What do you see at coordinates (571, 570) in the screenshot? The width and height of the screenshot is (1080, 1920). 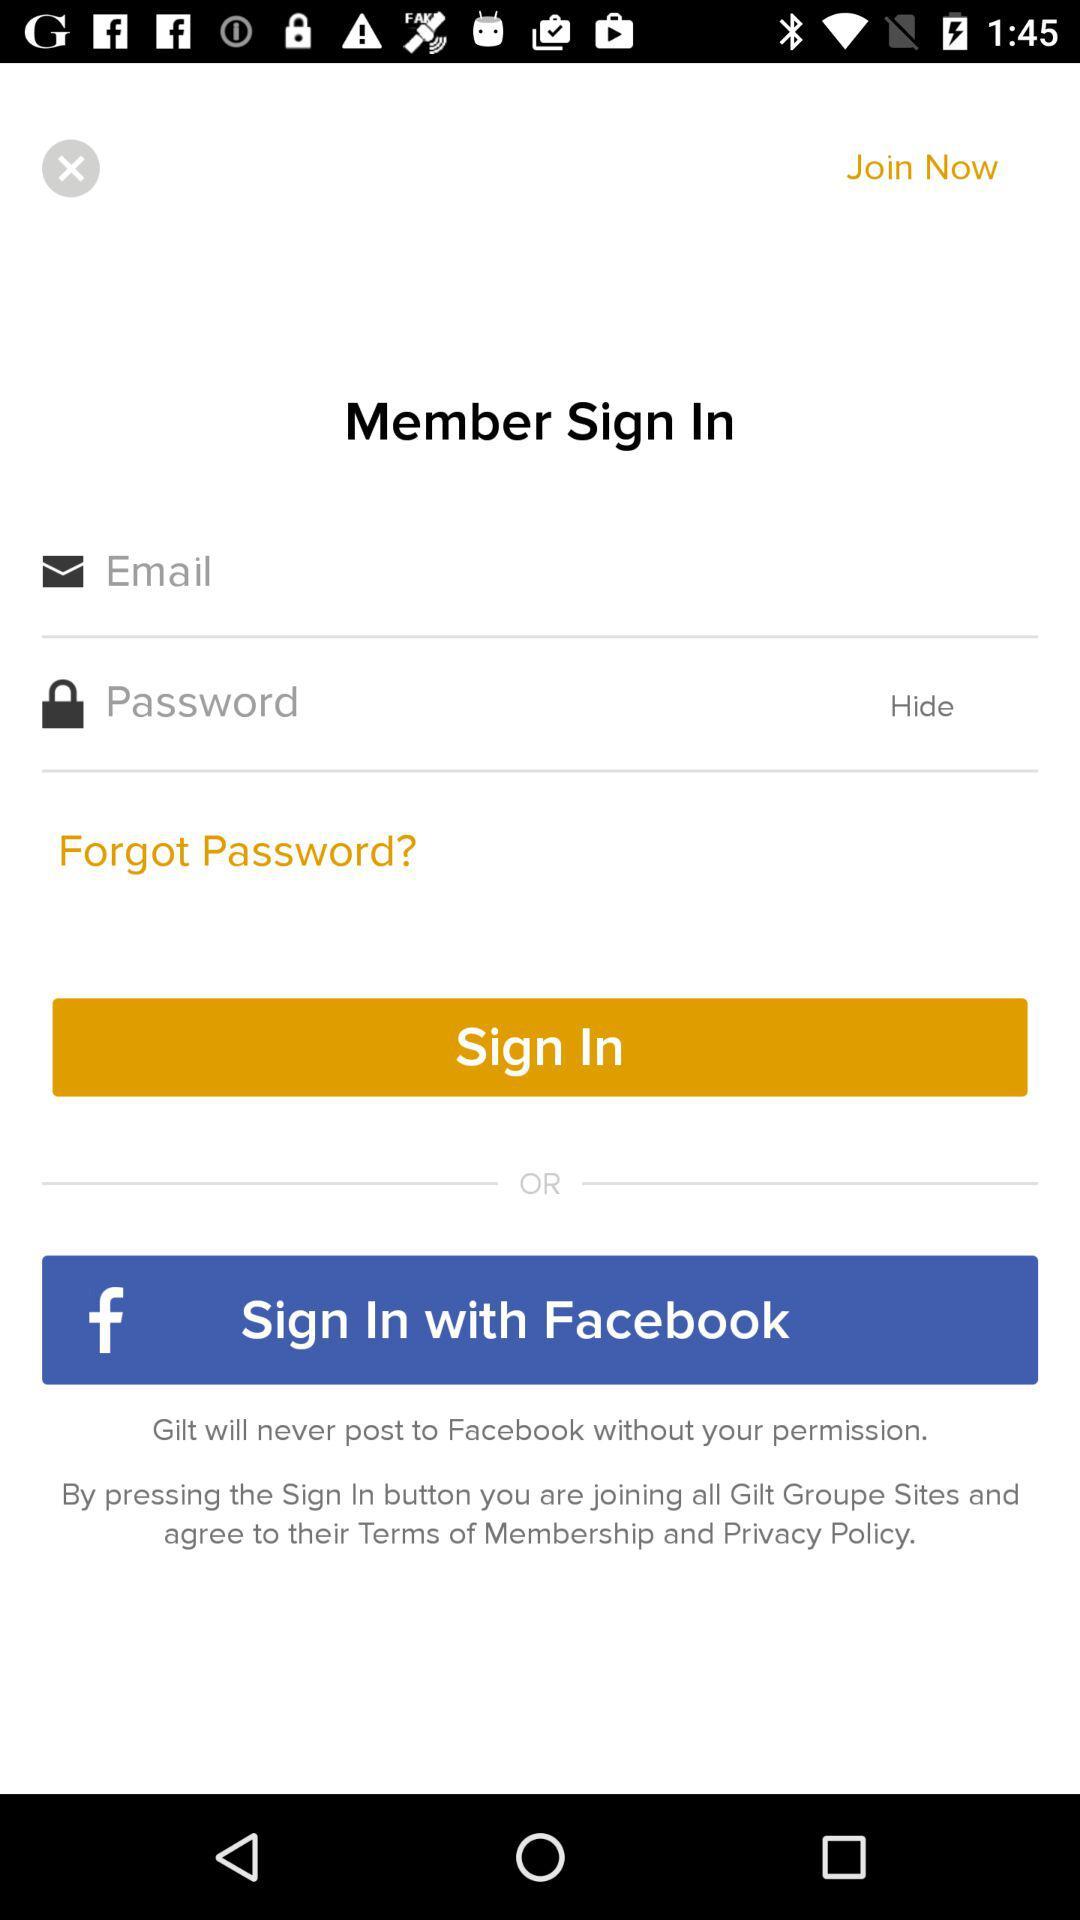 I see `the first text field having the text email` at bounding box center [571, 570].